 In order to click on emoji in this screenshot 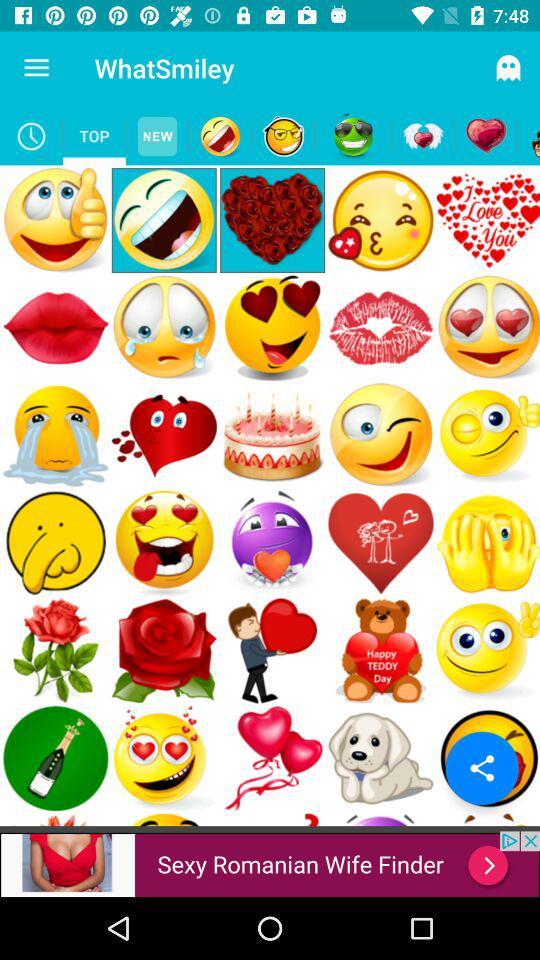, I will do `click(282, 135)`.